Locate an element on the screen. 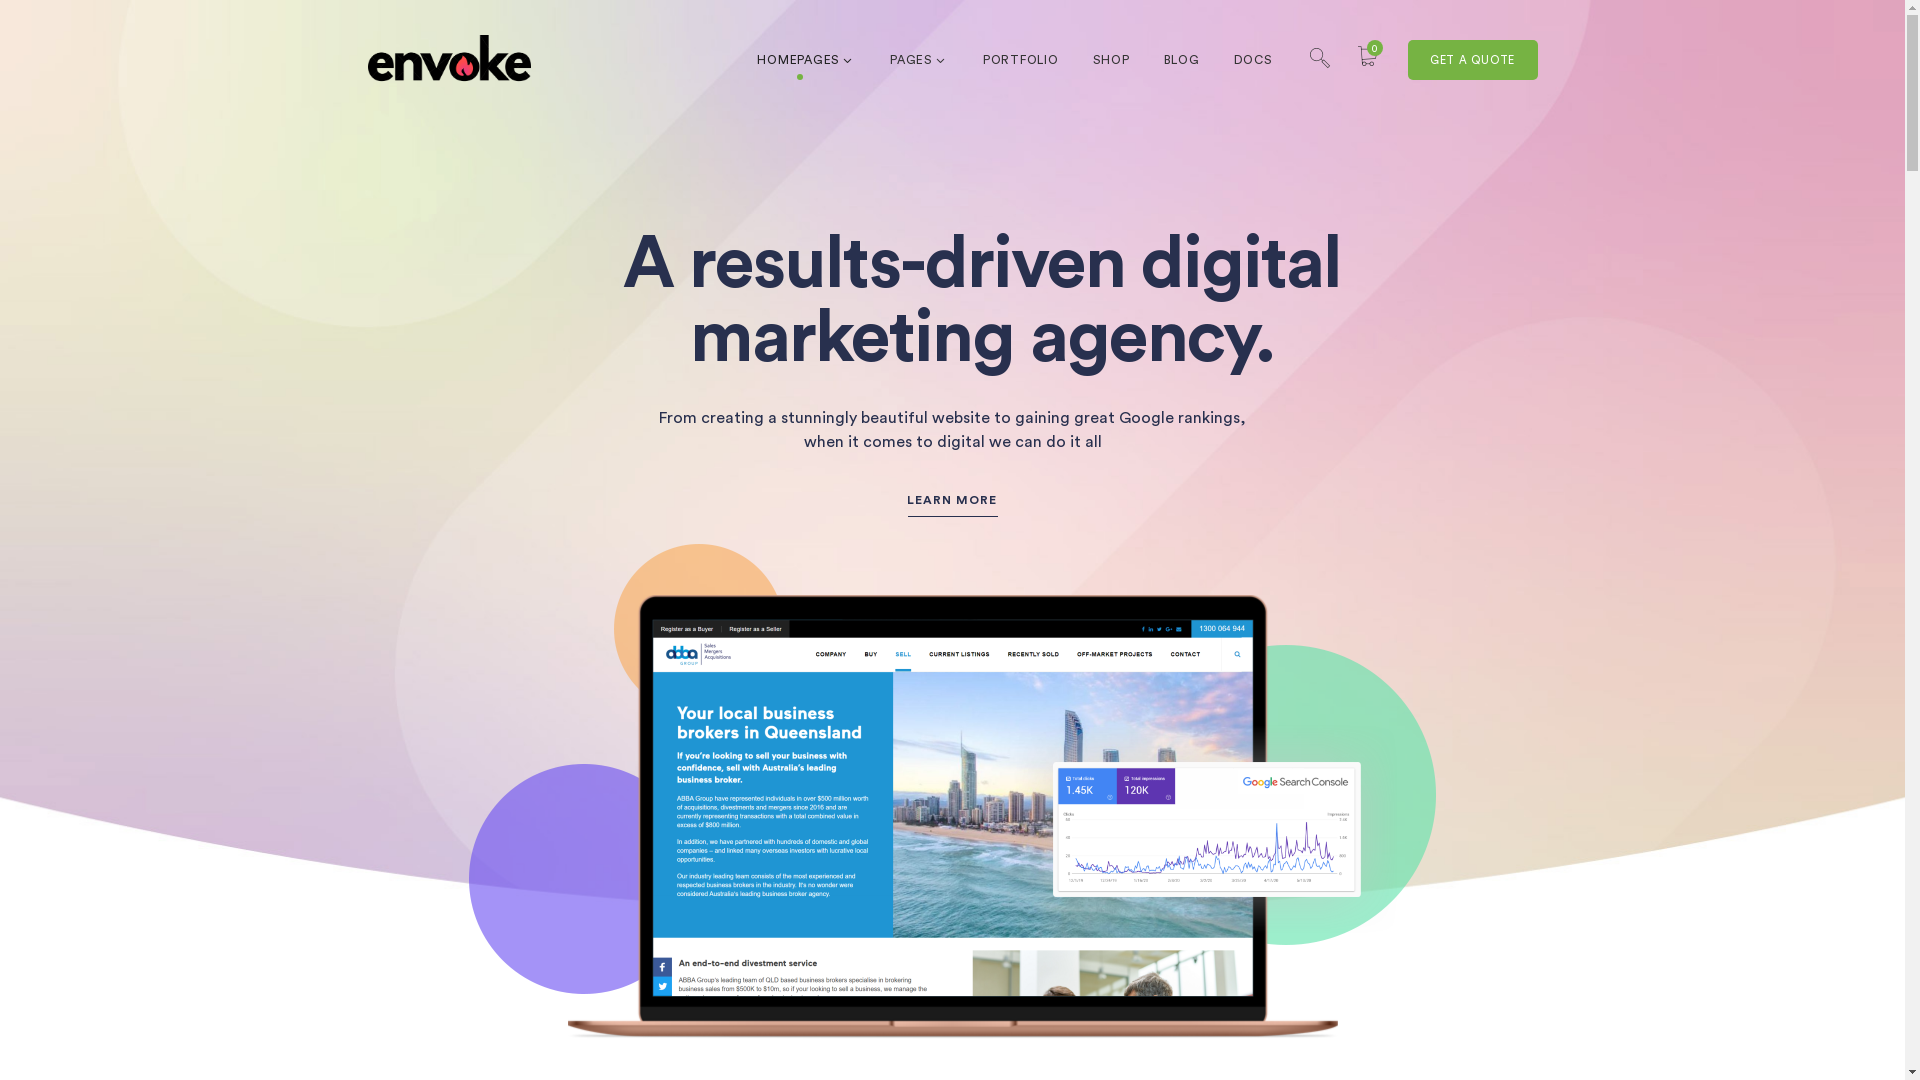 The height and width of the screenshot is (1080, 1920). 'SHOP' is located at coordinates (1109, 59).